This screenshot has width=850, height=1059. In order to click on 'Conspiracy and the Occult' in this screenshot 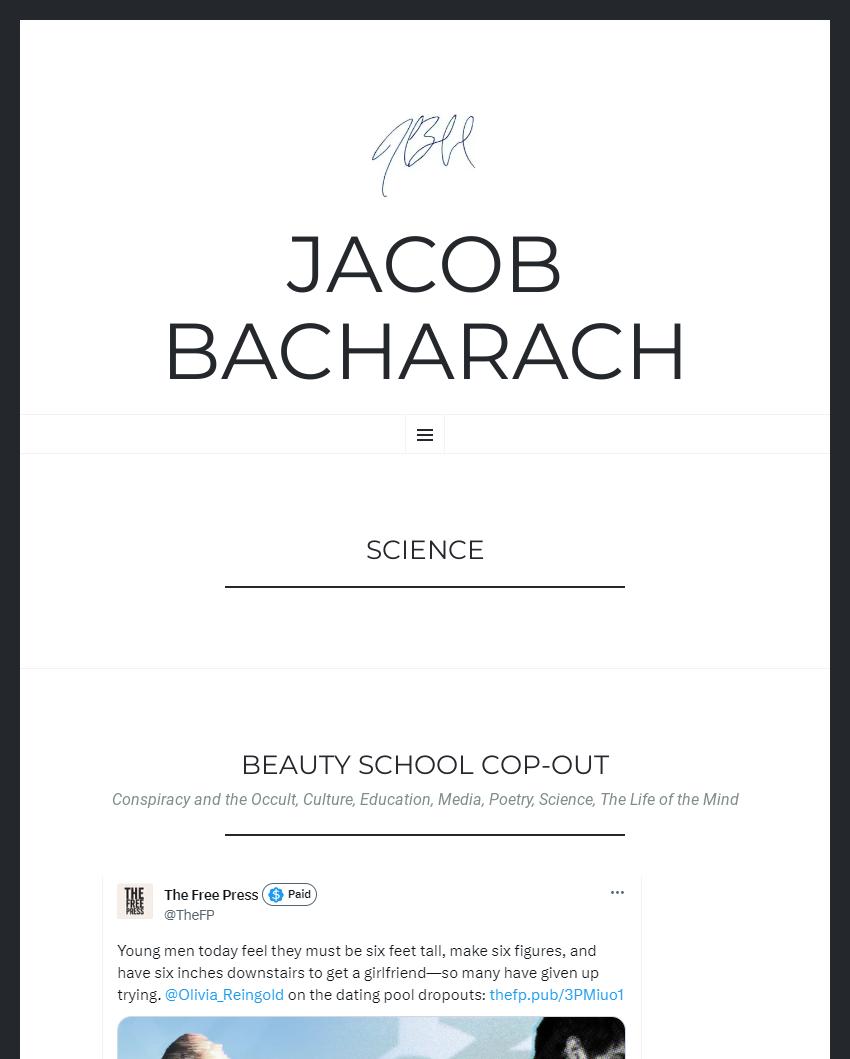, I will do `click(201, 797)`.